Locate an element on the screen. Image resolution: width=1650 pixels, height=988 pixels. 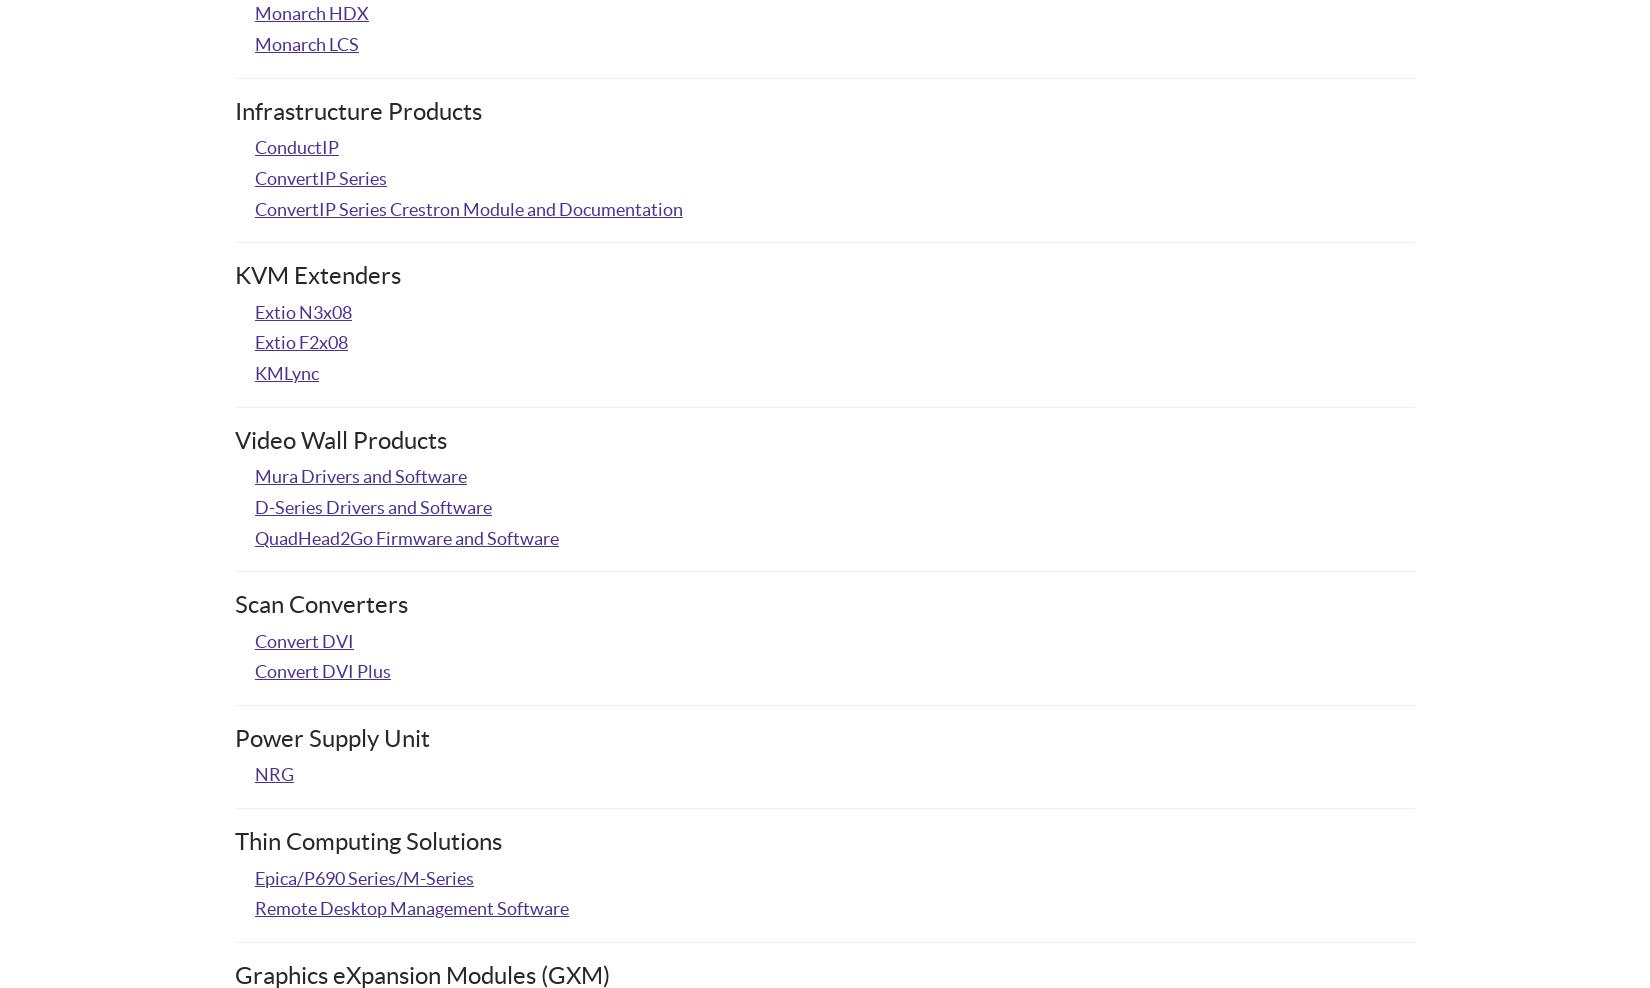
'Monarch HDX' is located at coordinates (312, 12).